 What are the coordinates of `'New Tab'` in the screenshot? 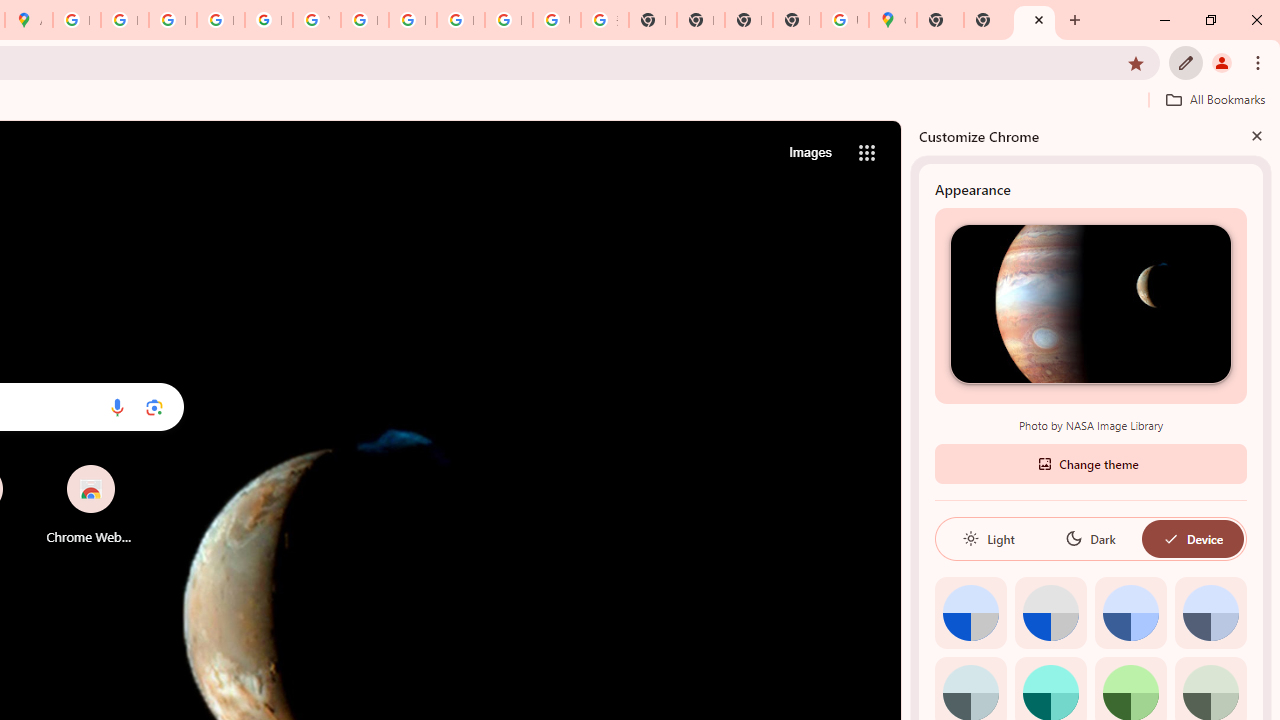 It's located at (1034, 20).